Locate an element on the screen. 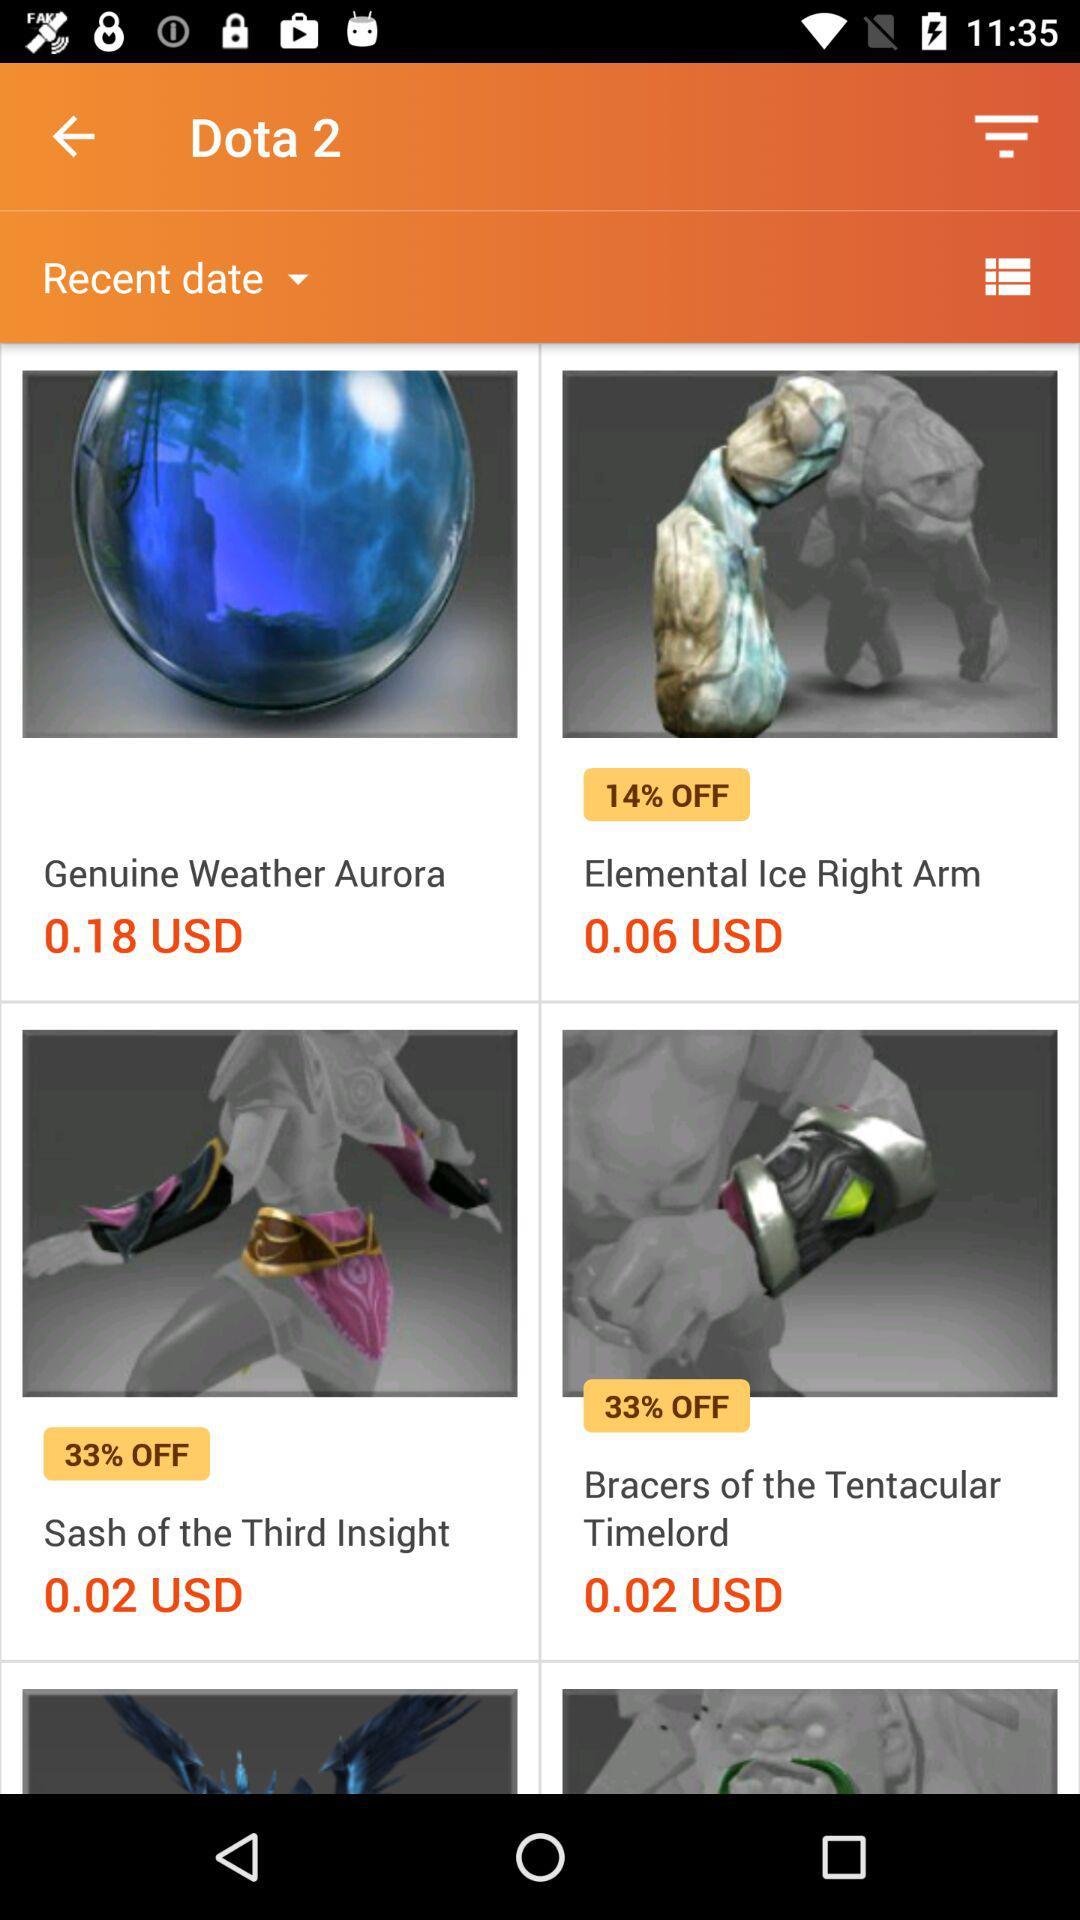 This screenshot has width=1080, height=1920. organize options in list is located at coordinates (1006, 275).